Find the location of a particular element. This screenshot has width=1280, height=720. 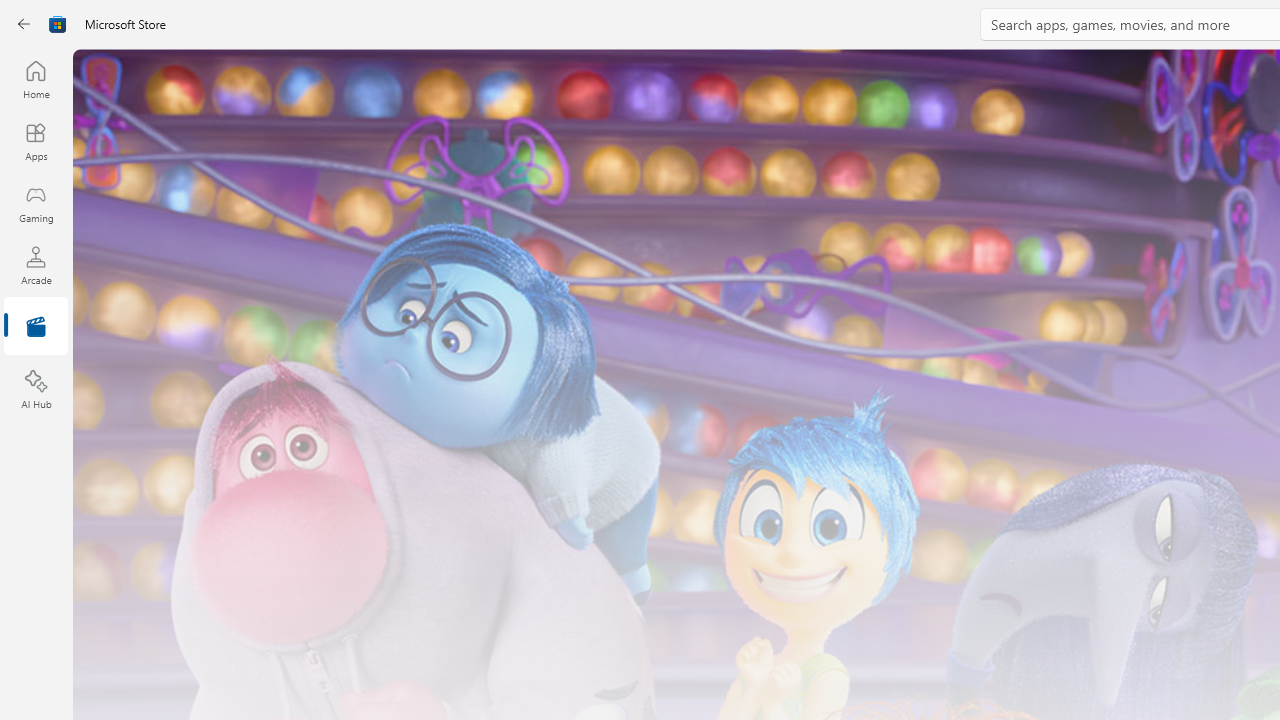

'Class: Image' is located at coordinates (58, 24).